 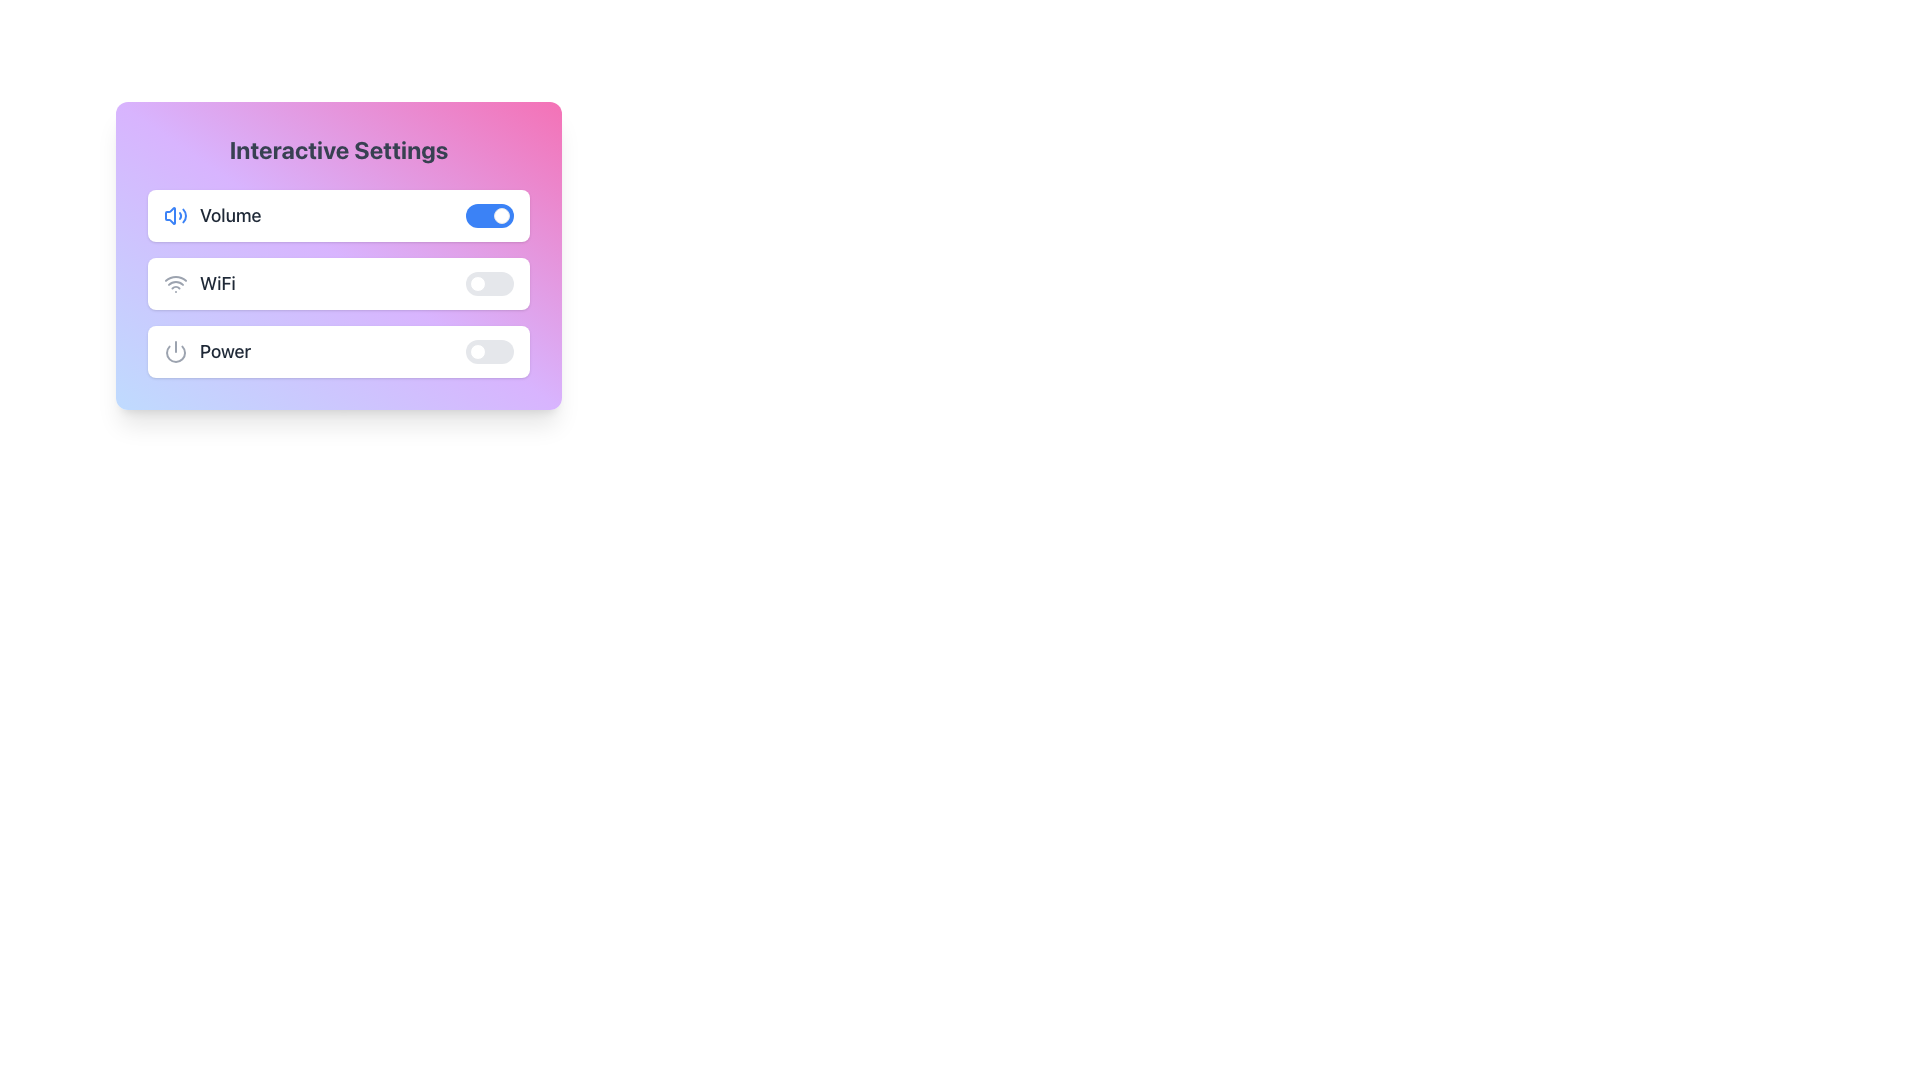 I want to click on the toggle switch in the Volume section of the settings panel to change its state, so click(x=489, y=216).